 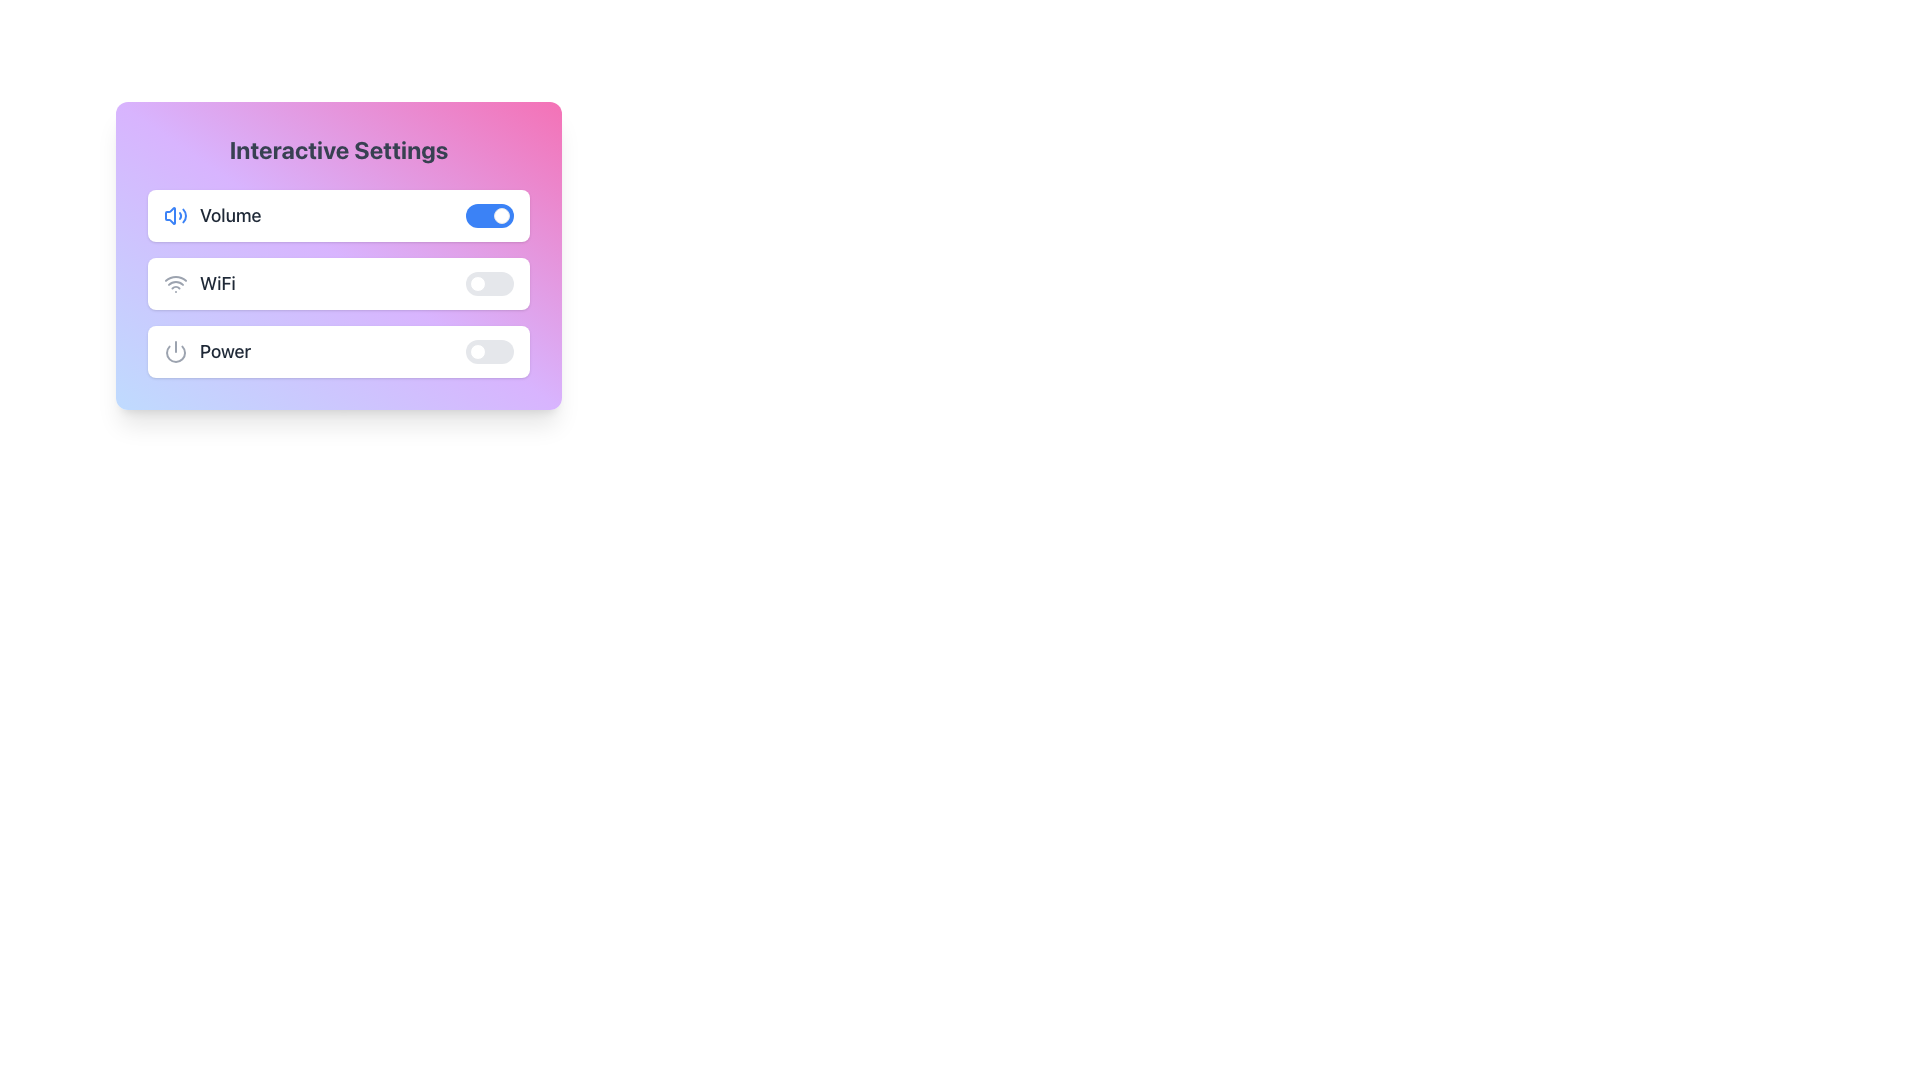 I want to click on the toggle switch in the Volume section of the settings panel to change its state, so click(x=489, y=216).